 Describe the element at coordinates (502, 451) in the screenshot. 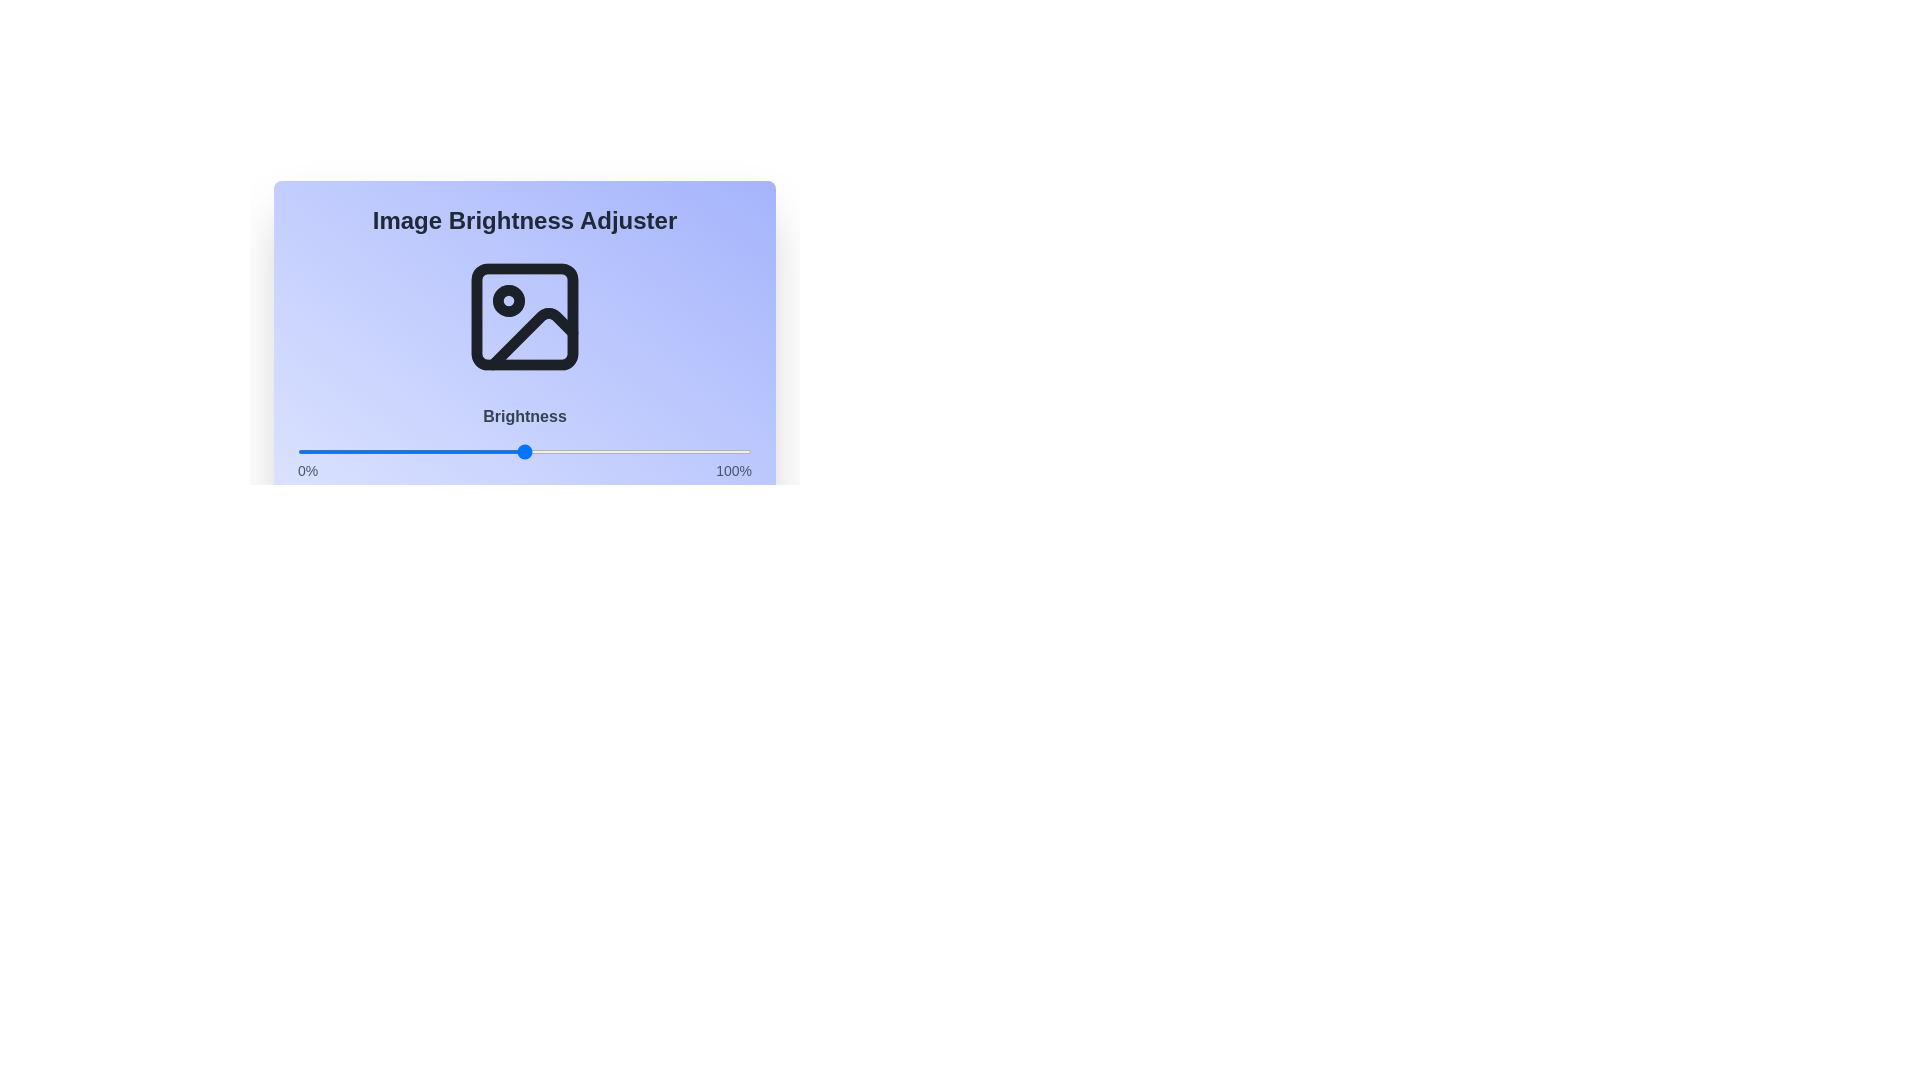

I see `the brightness to 45% using the slider` at that location.